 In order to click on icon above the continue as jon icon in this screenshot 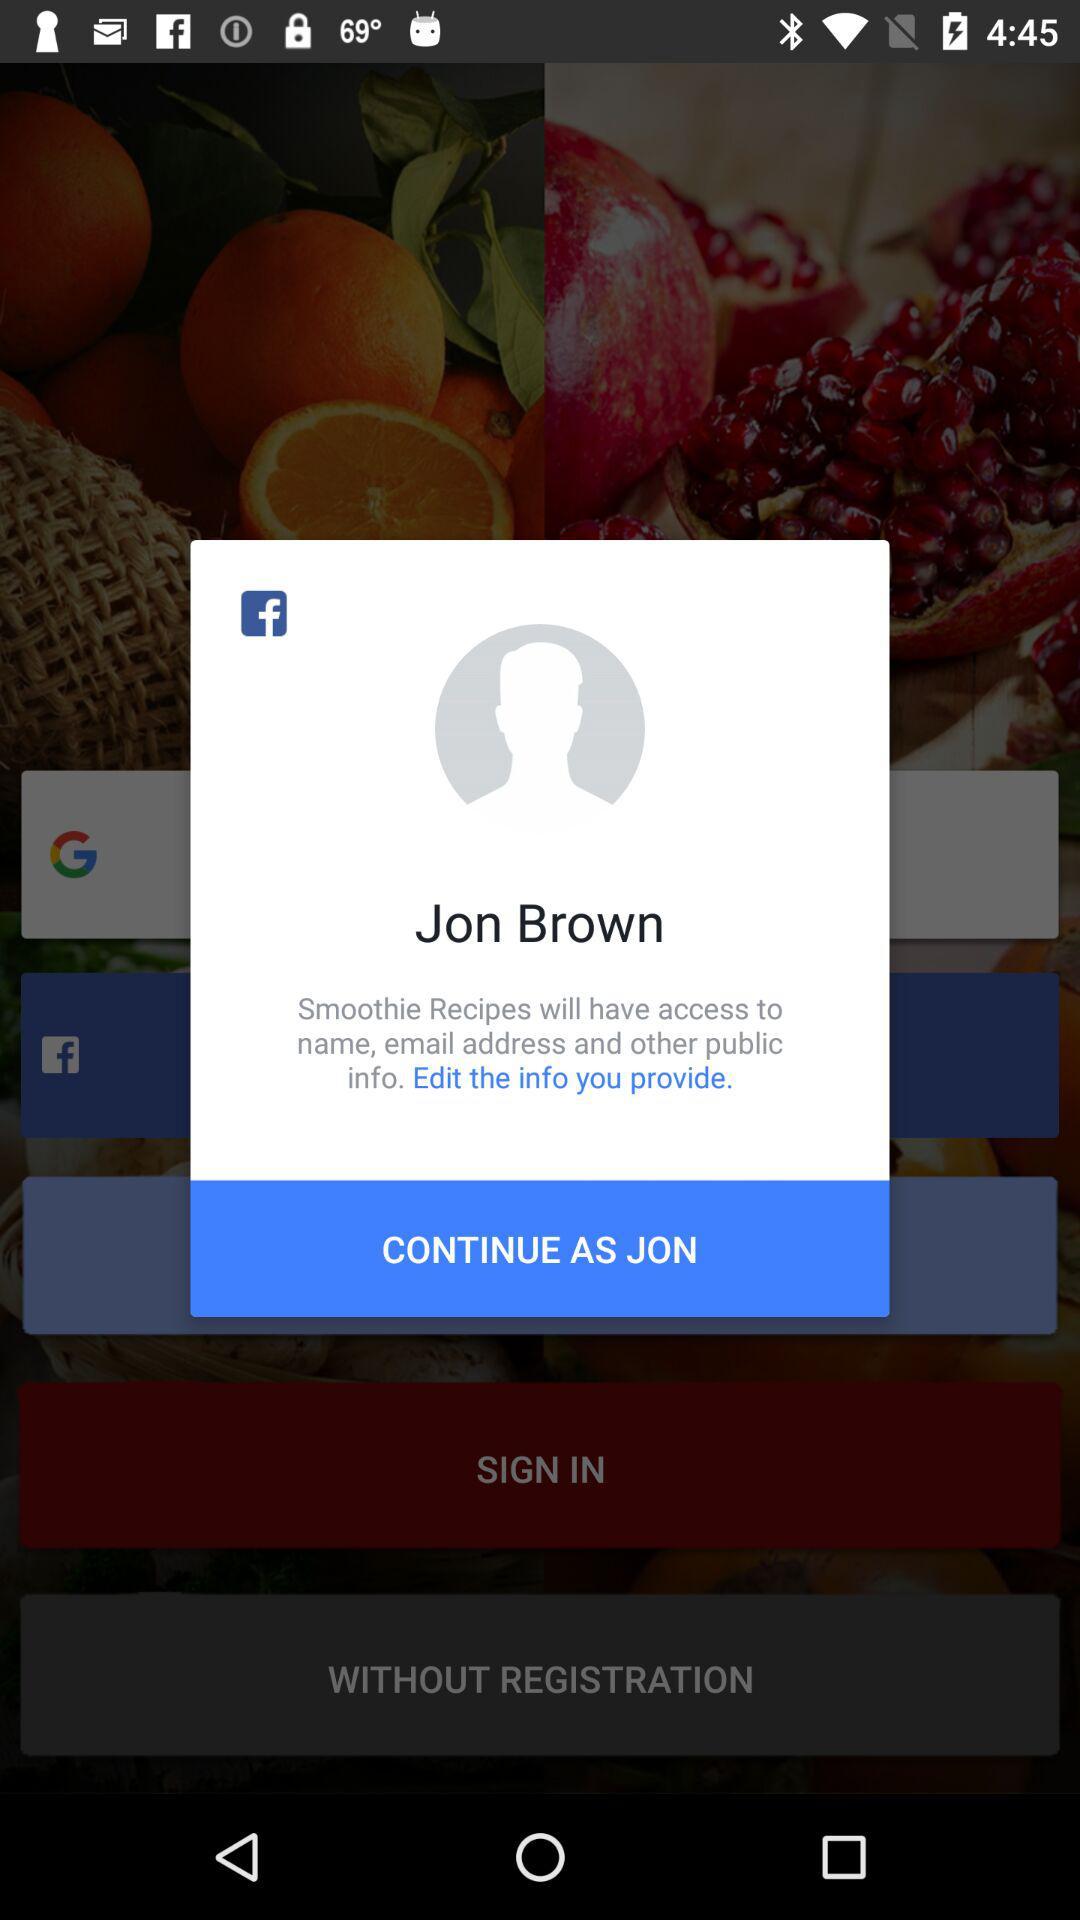, I will do `click(540, 1041)`.